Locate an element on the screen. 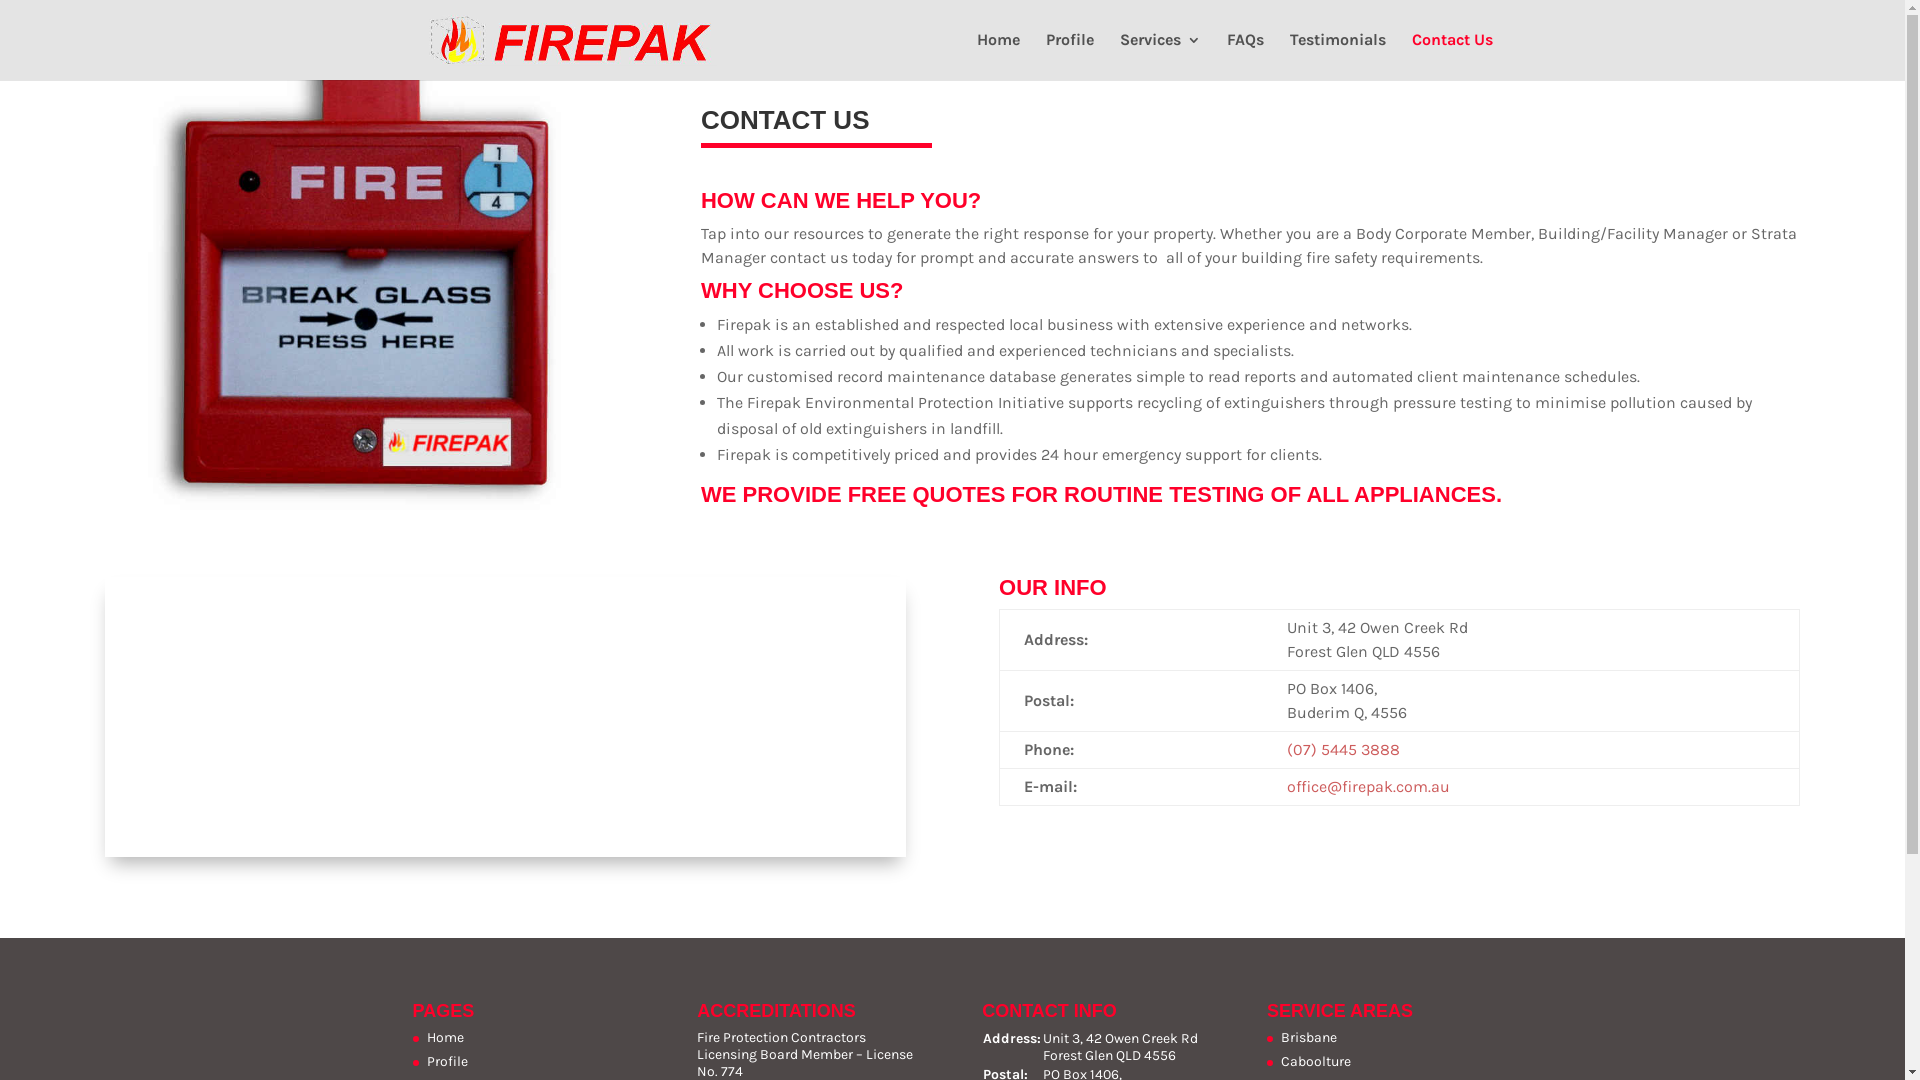 The width and height of the screenshot is (1920, 1080). 'Services' is located at coordinates (1160, 55).